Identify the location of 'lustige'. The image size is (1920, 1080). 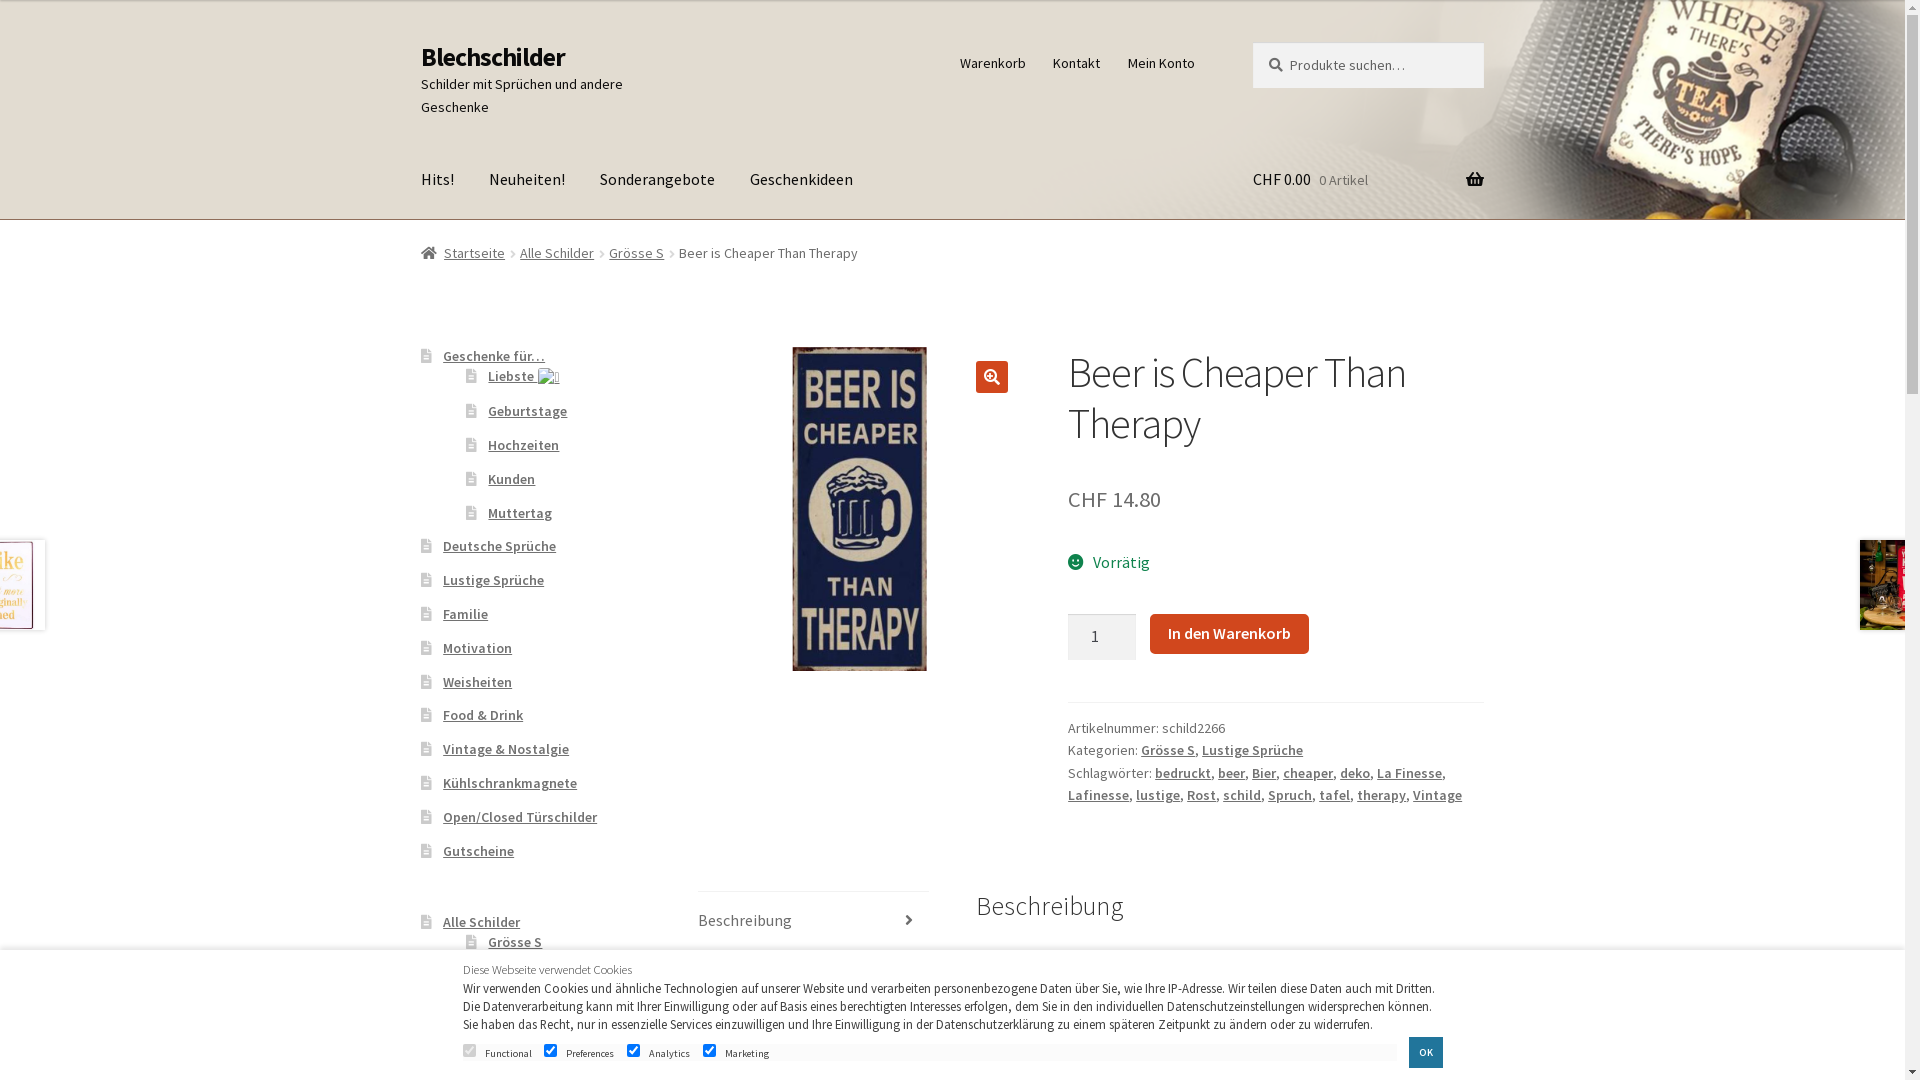
(1157, 793).